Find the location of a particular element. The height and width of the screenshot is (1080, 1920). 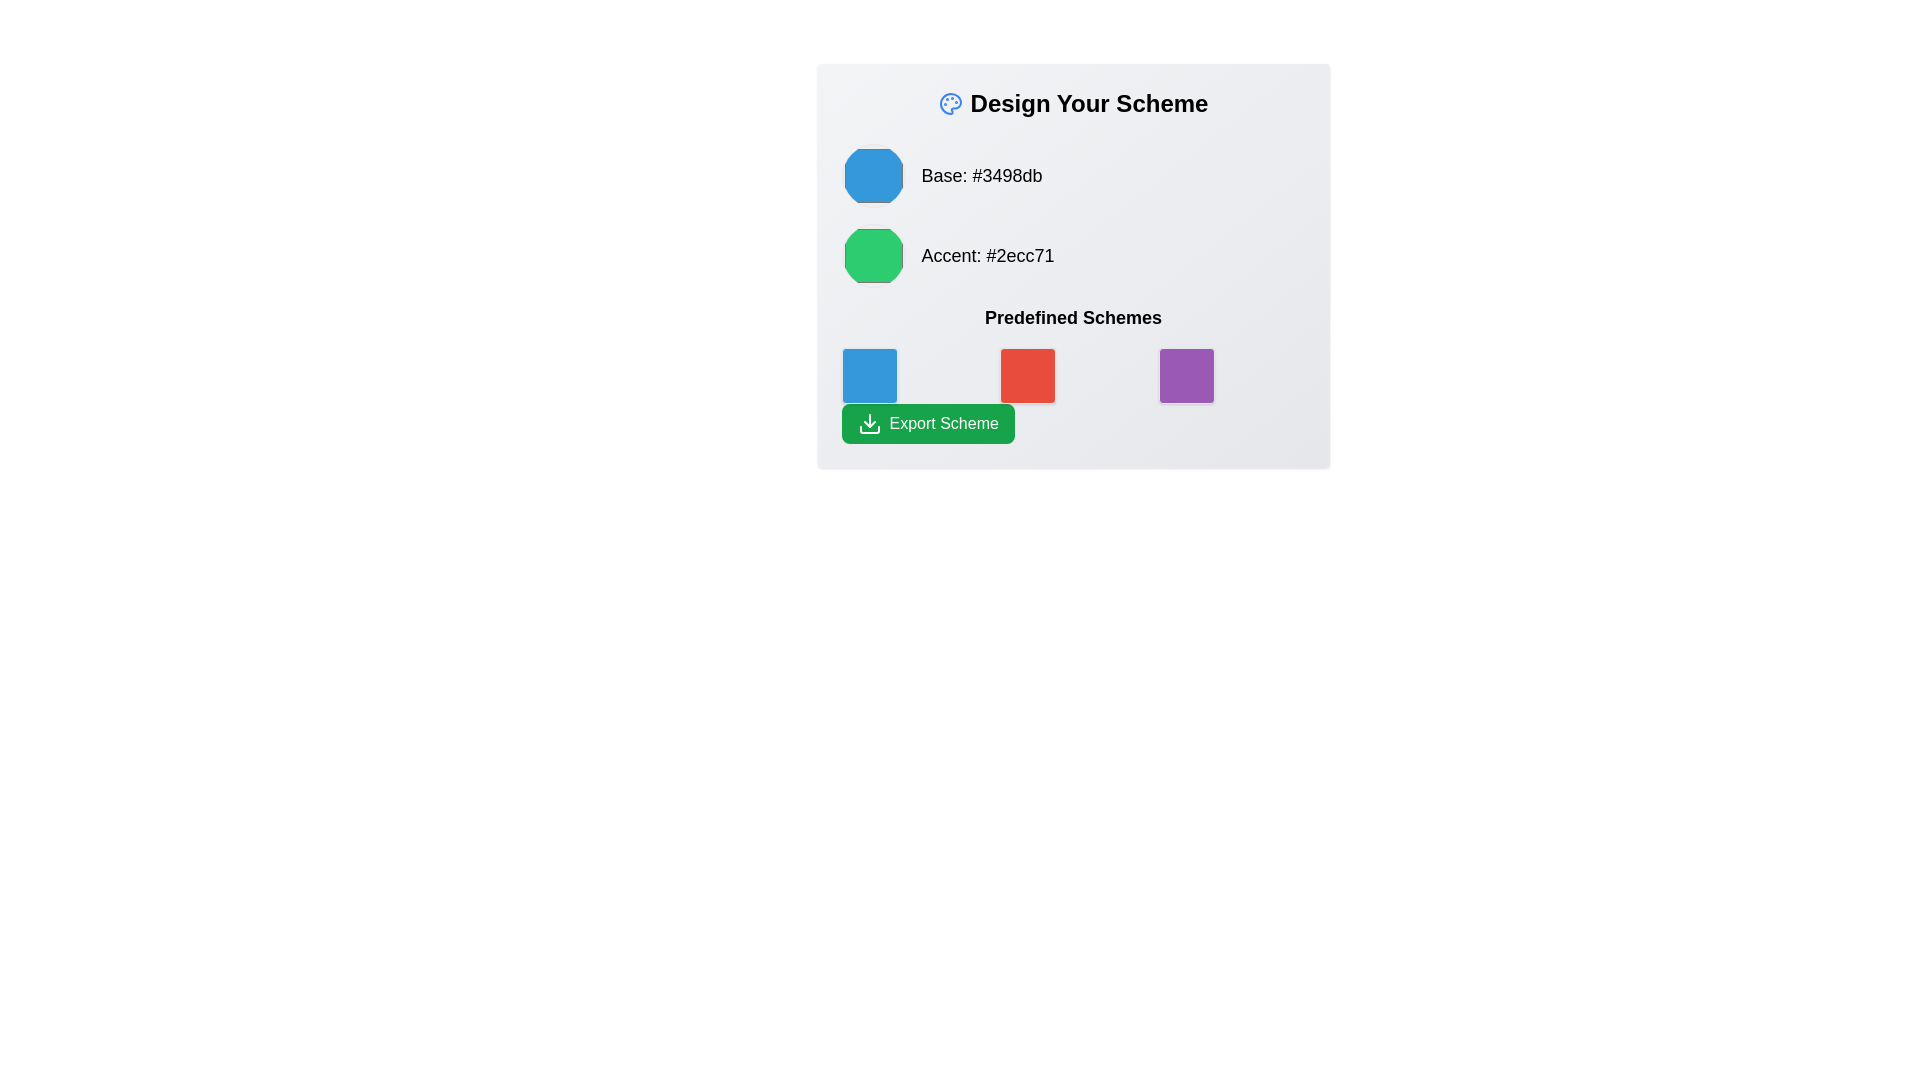

the green 'Export Scheme' button with a downward arrow icon to initiate the export action is located at coordinates (926, 423).